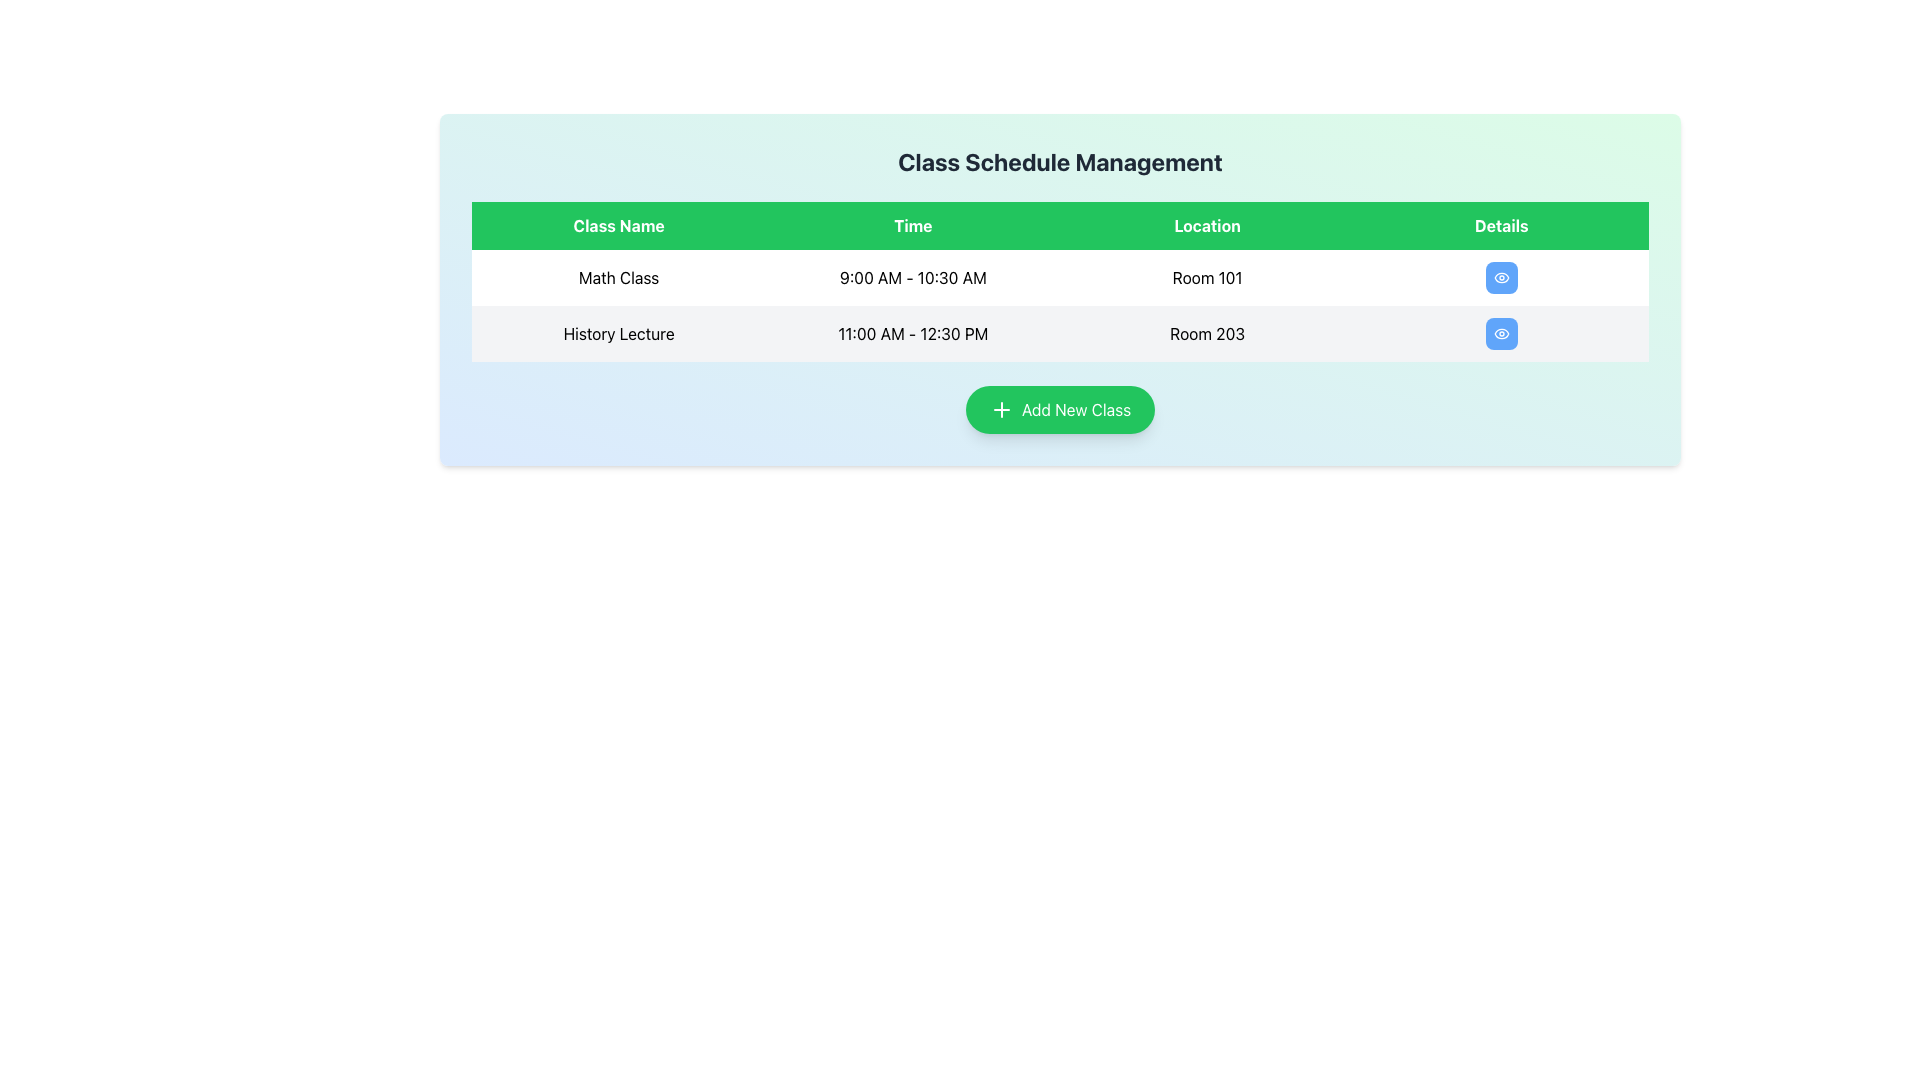 The image size is (1920, 1080). I want to click on the 'Class Name' static text header which has a green background and white text, located in the first column of a four-column header row, so click(618, 225).